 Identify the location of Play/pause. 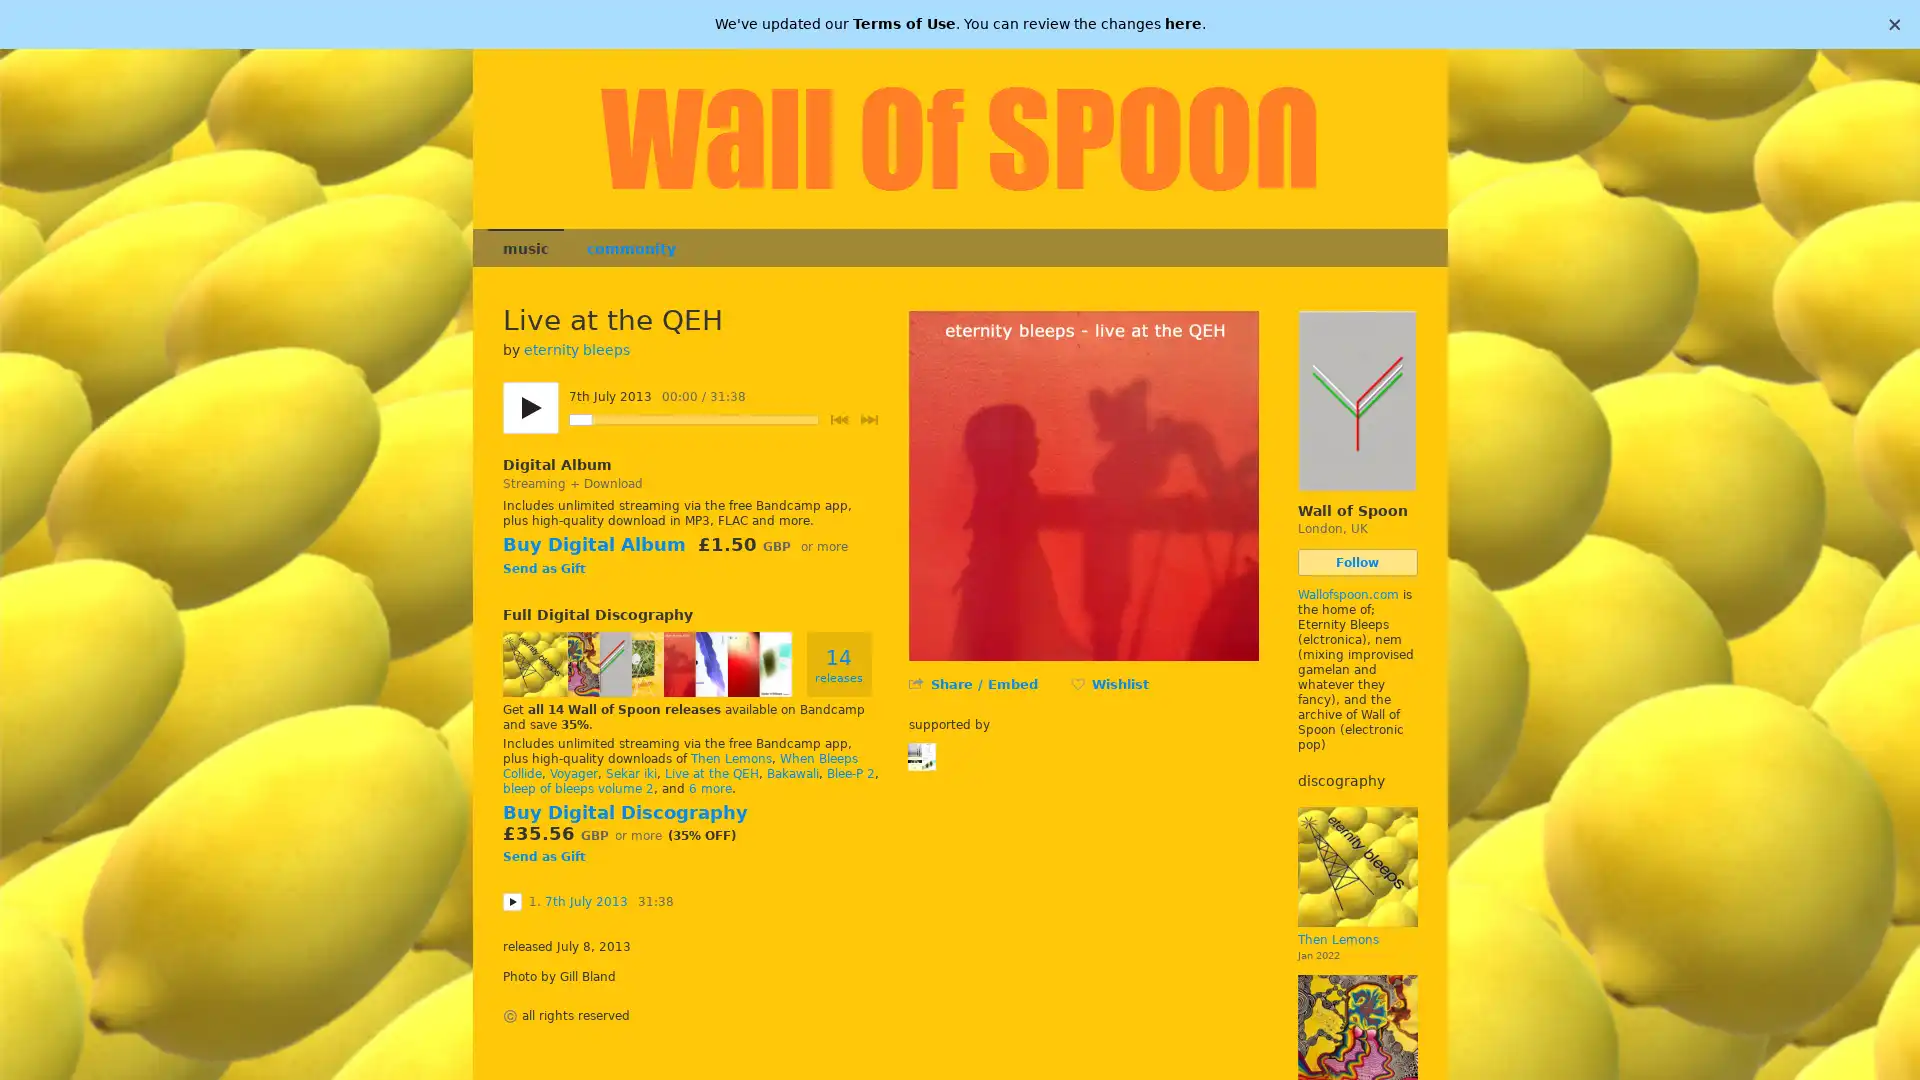
(529, 407).